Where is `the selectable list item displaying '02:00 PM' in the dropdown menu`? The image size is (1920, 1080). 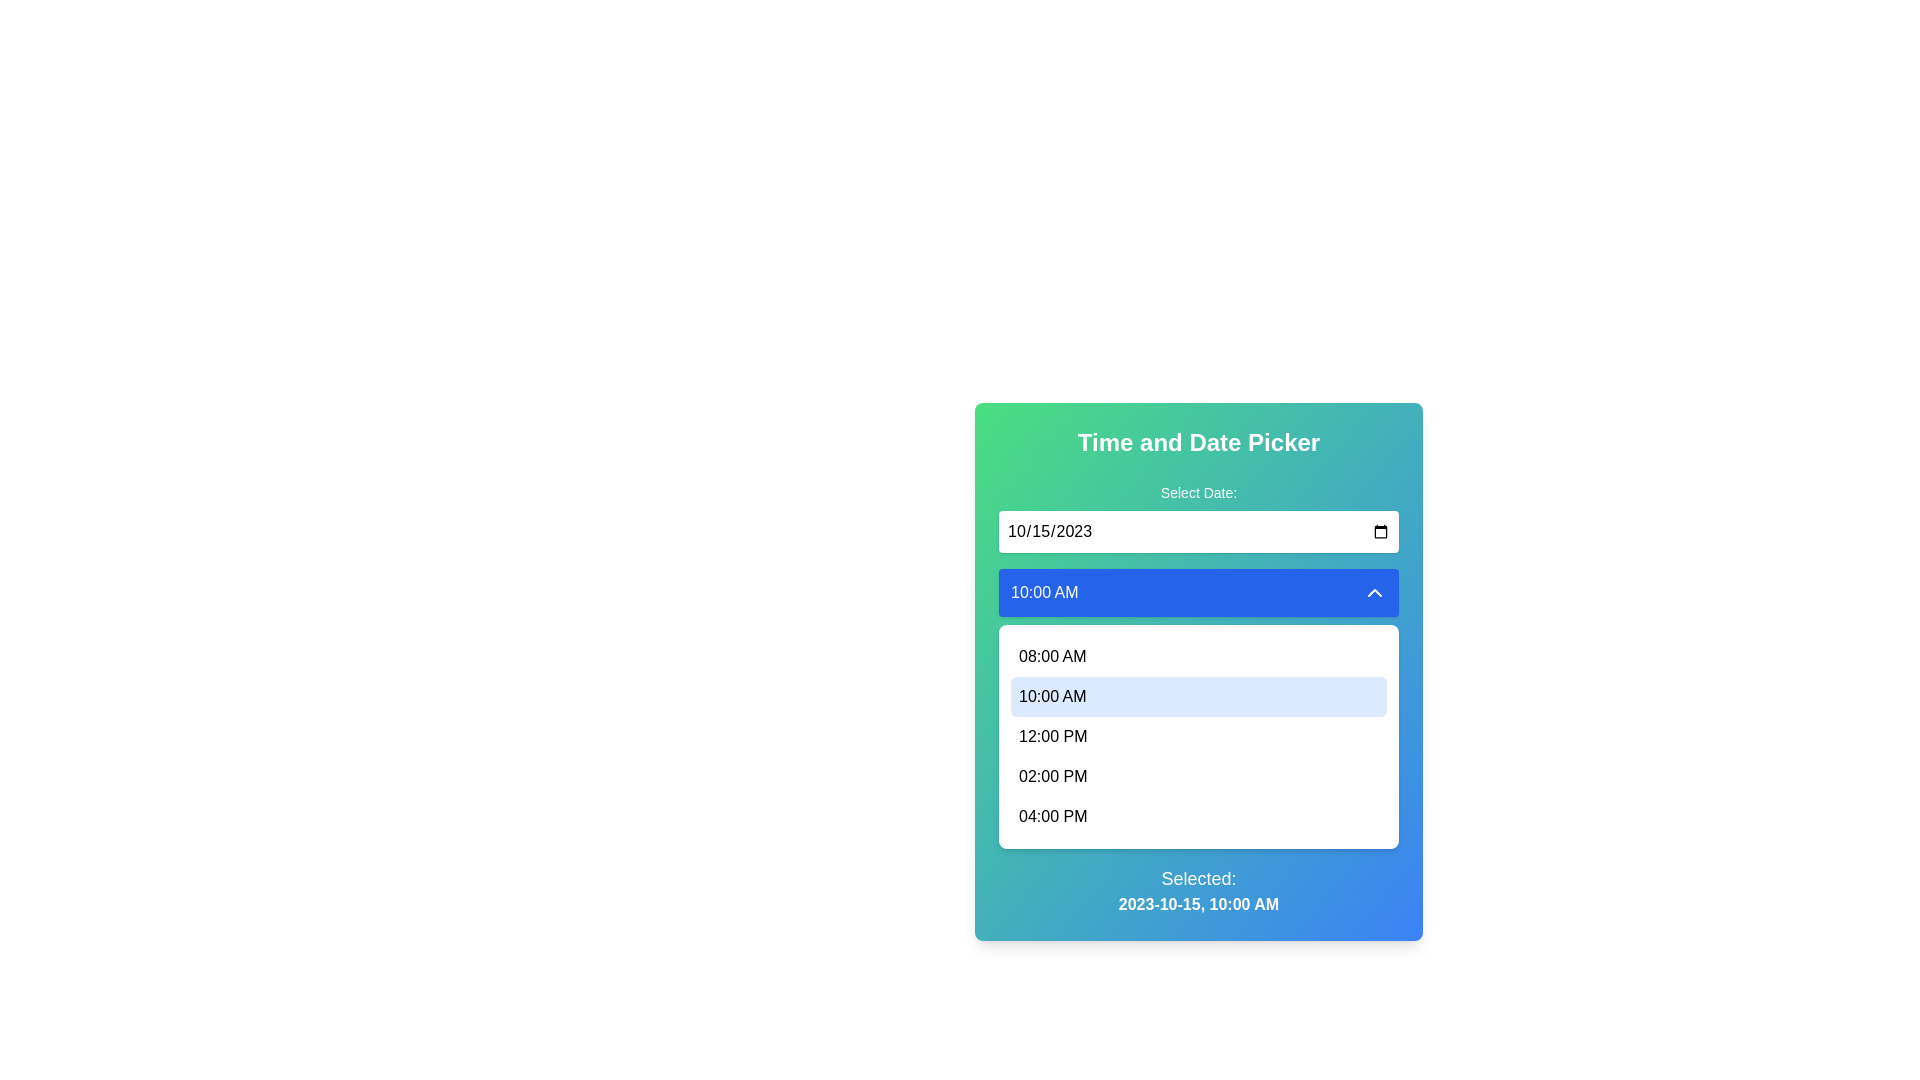
the selectable list item displaying '02:00 PM' in the dropdown menu is located at coordinates (1052, 775).